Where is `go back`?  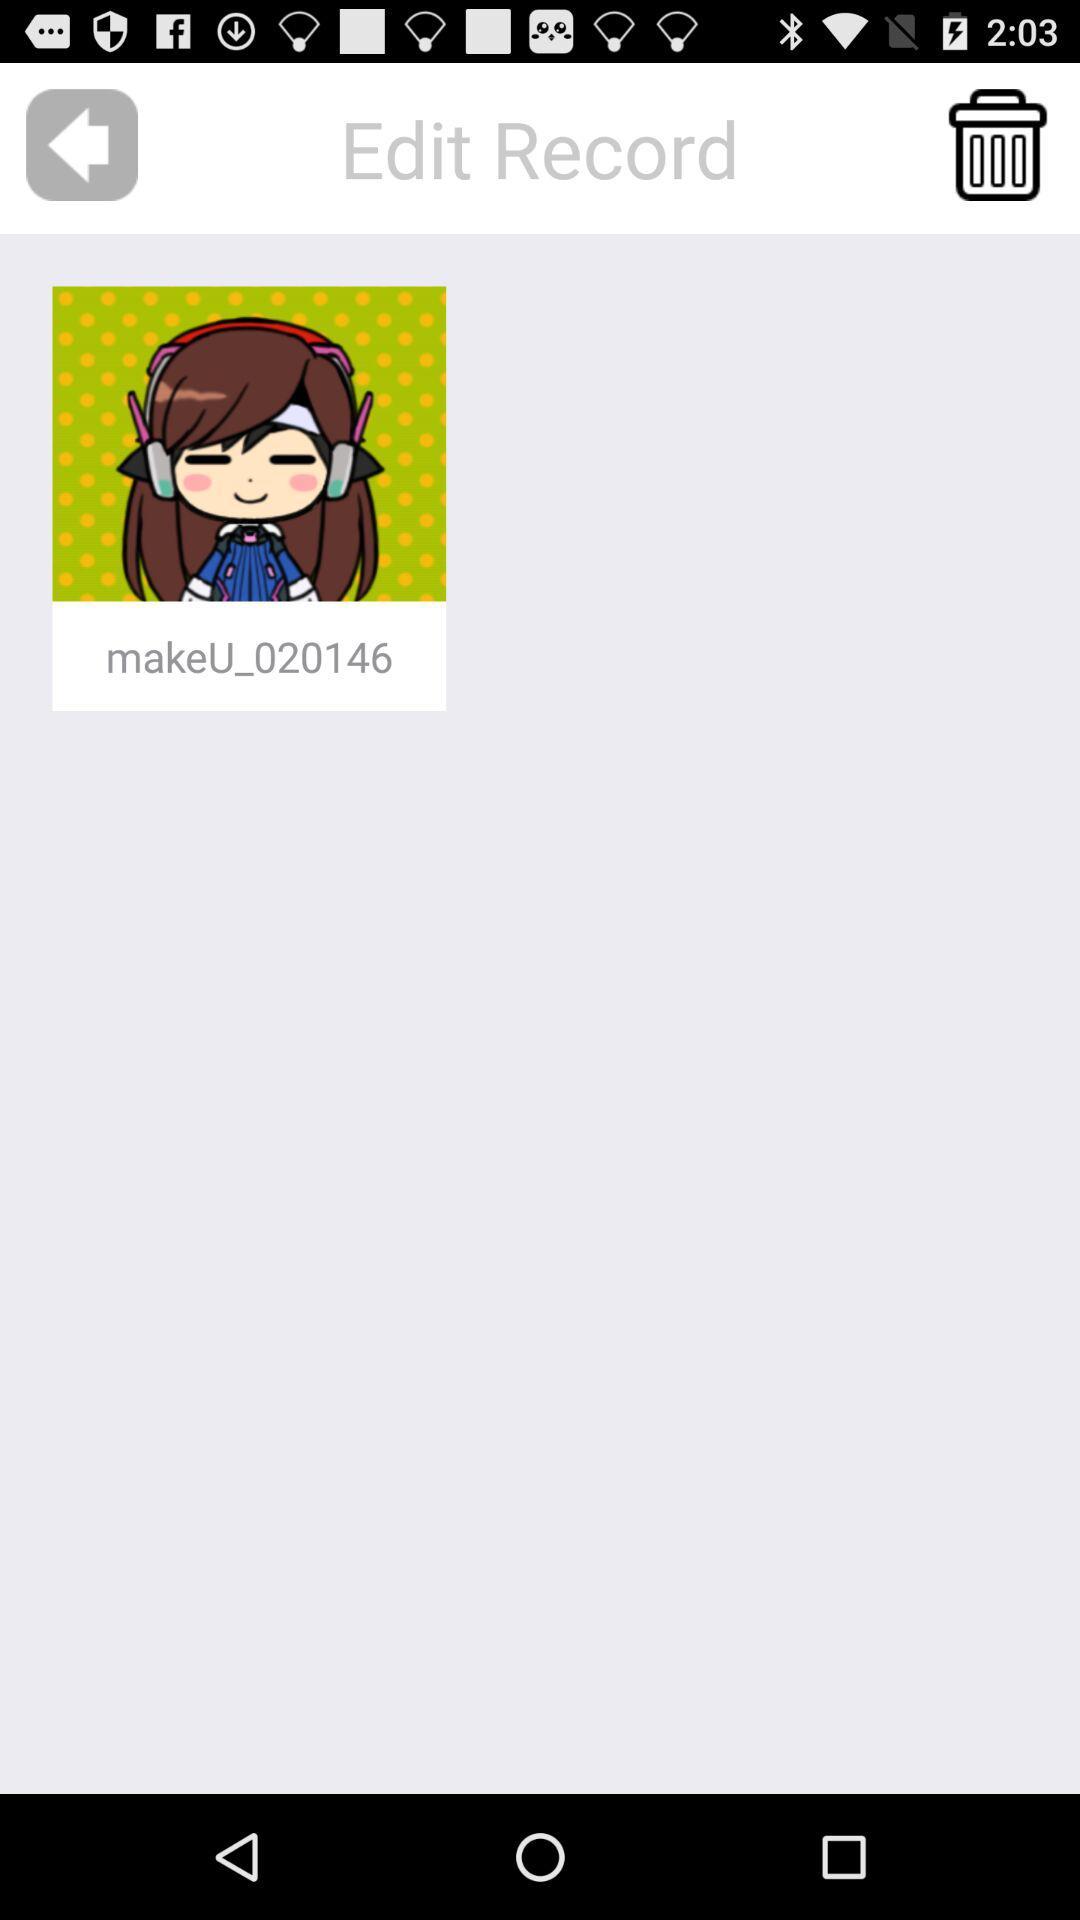 go back is located at coordinates (81, 144).